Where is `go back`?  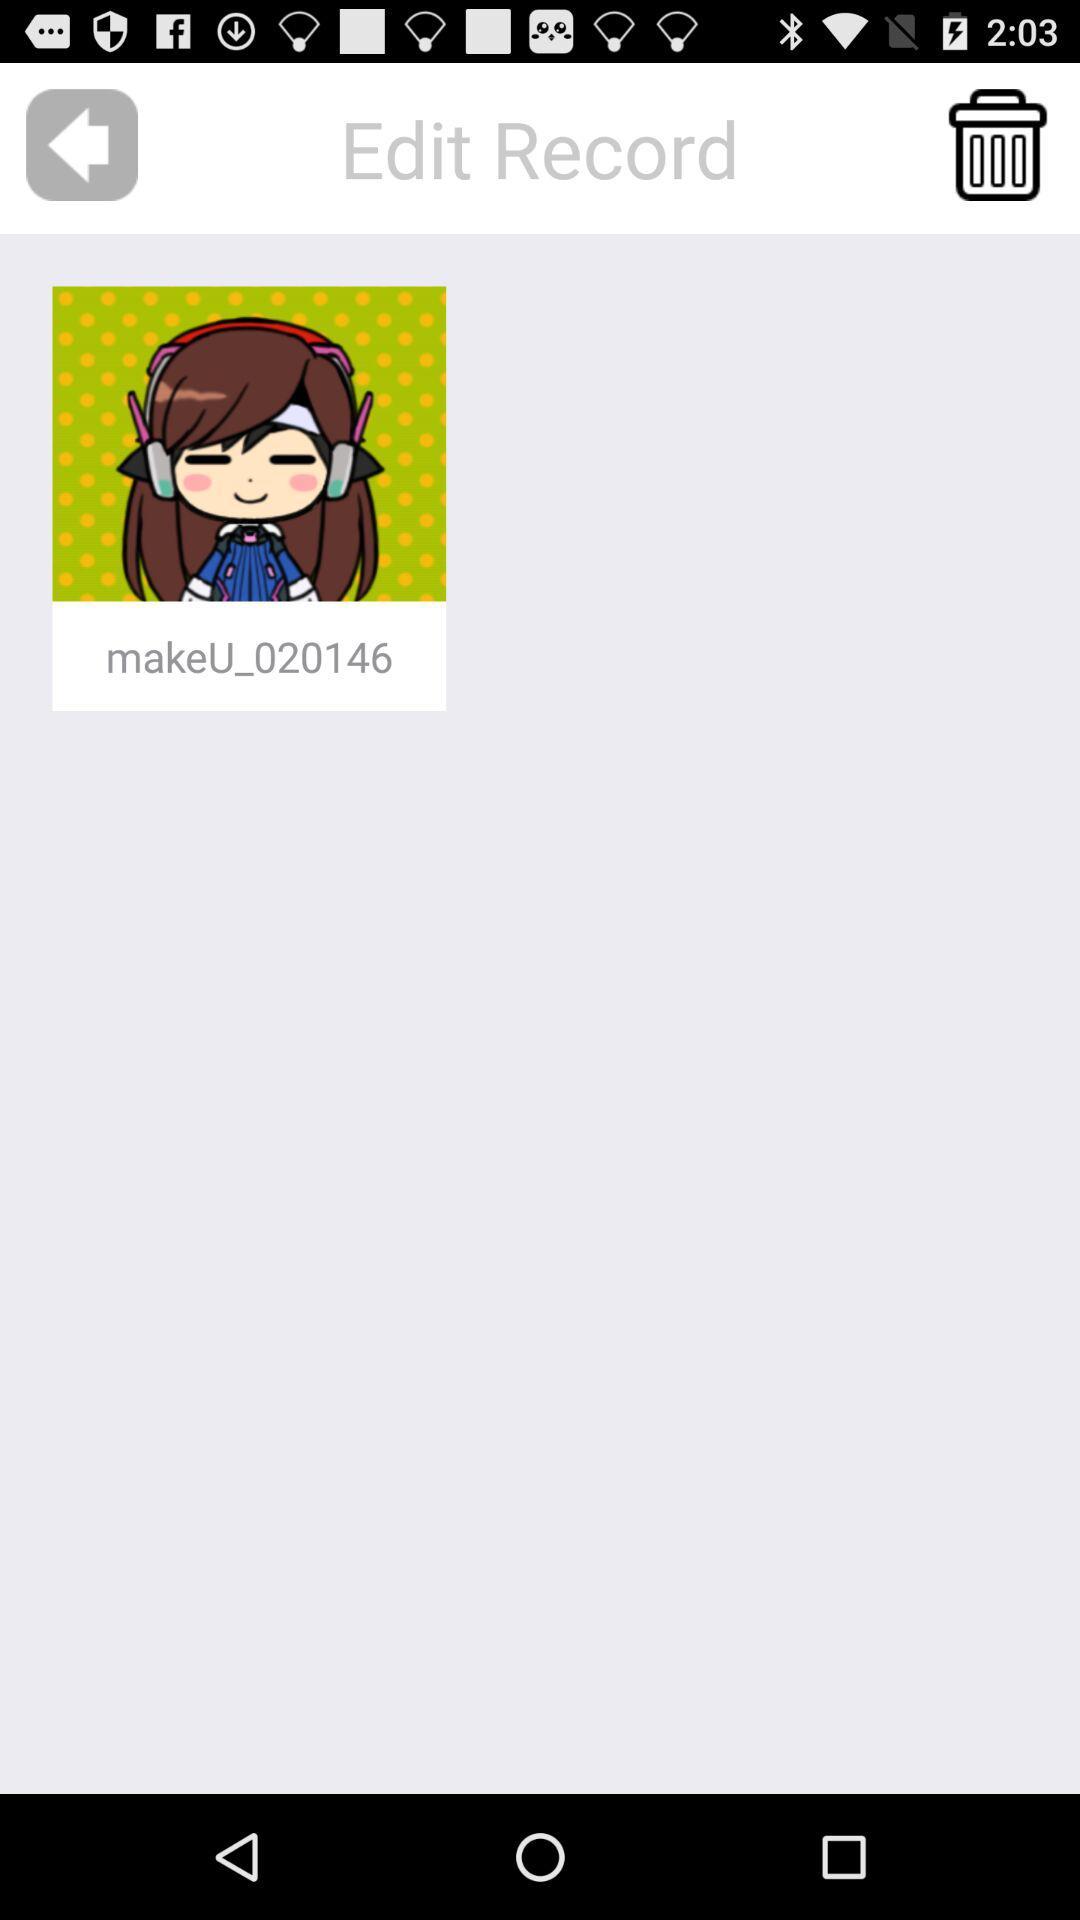 go back is located at coordinates (81, 144).